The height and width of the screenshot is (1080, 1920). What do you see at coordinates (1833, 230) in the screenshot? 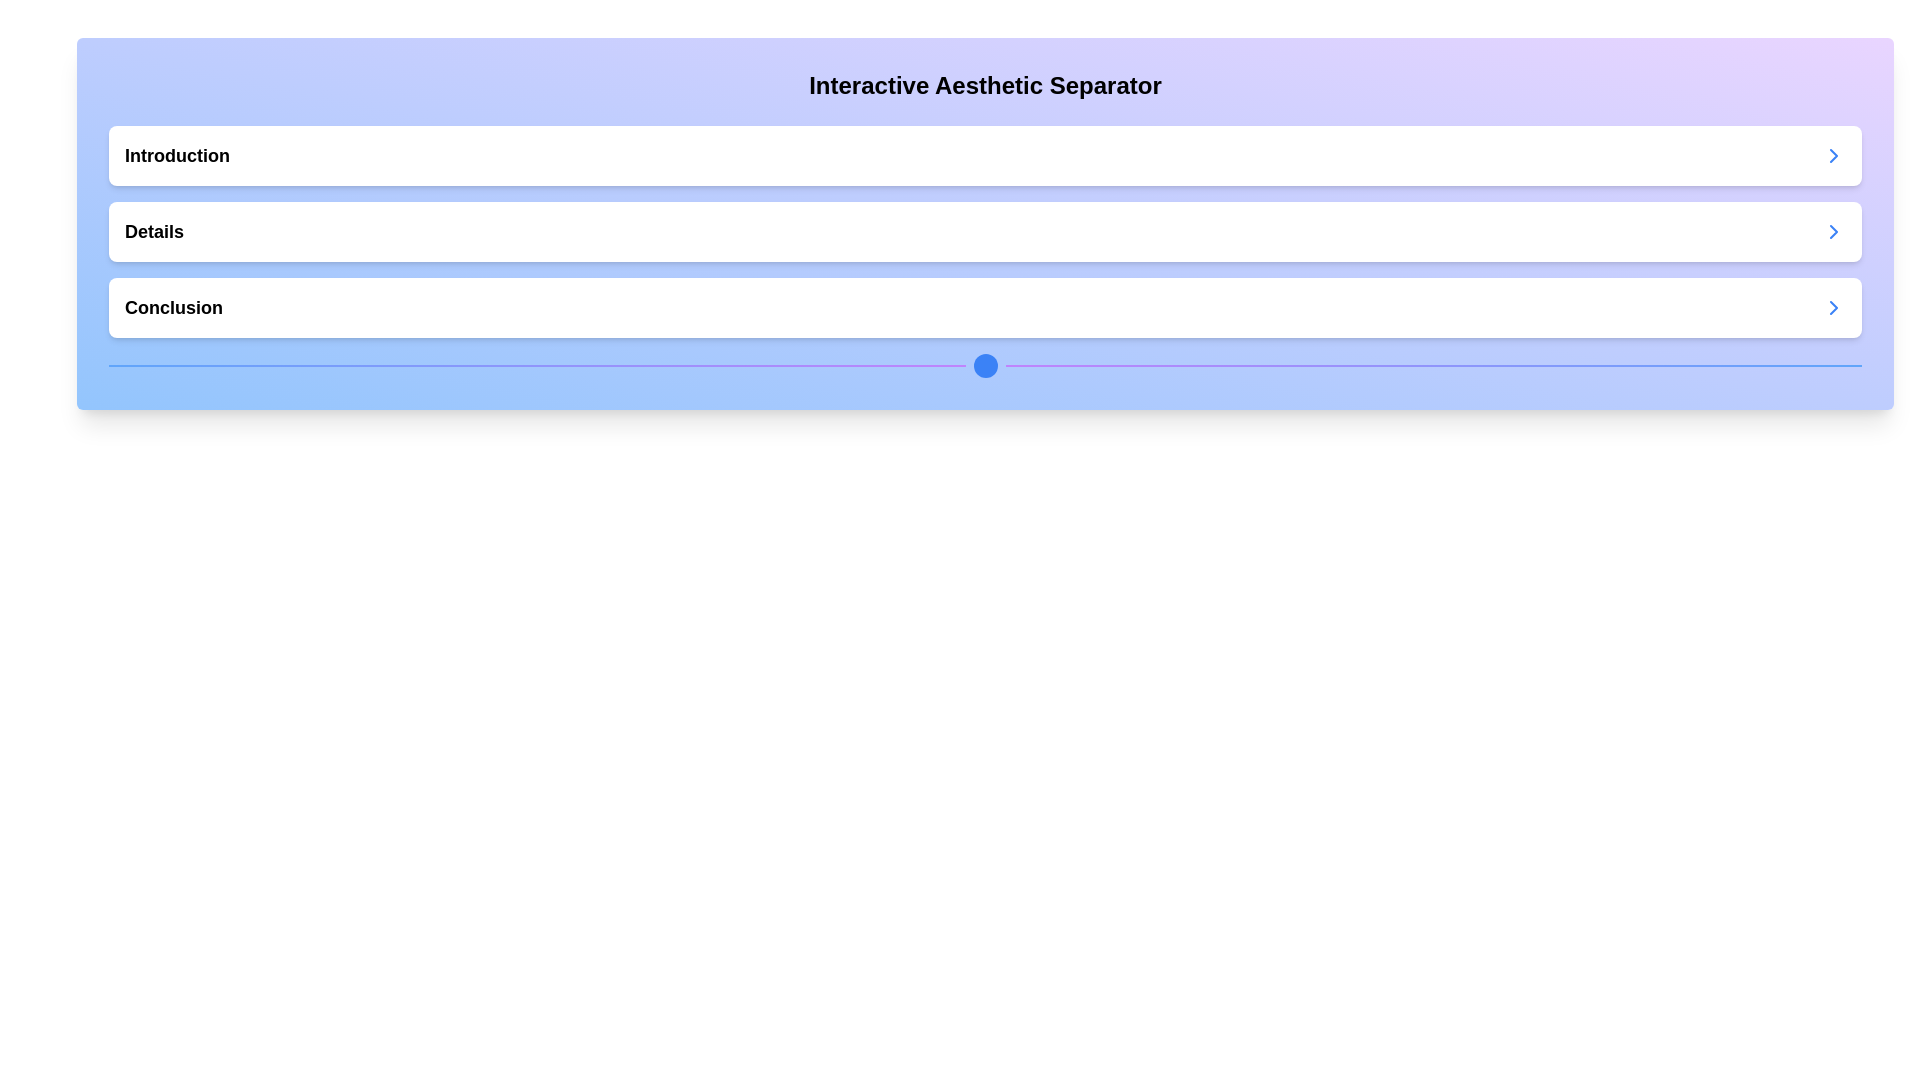
I see `the blue chevron indicator that points right, located next to the 'Details' label` at bounding box center [1833, 230].